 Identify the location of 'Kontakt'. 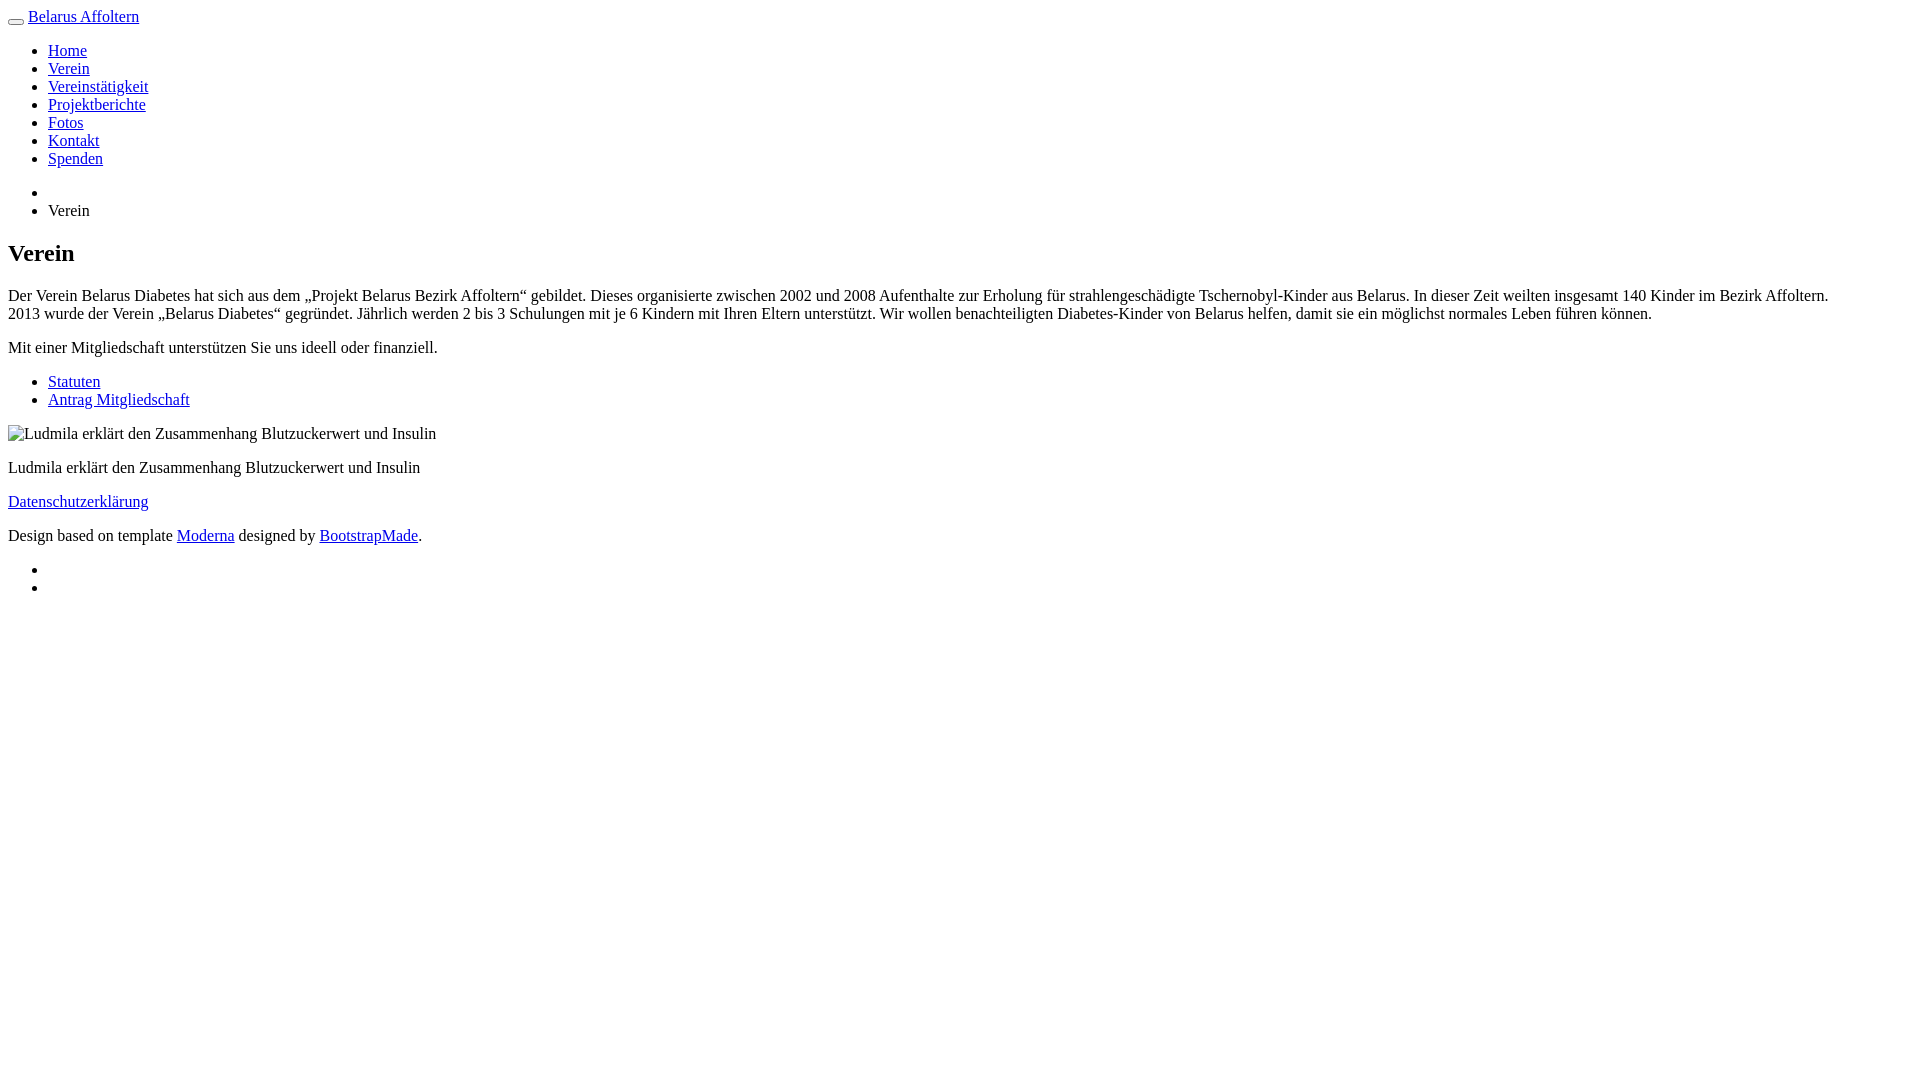
(48, 139).